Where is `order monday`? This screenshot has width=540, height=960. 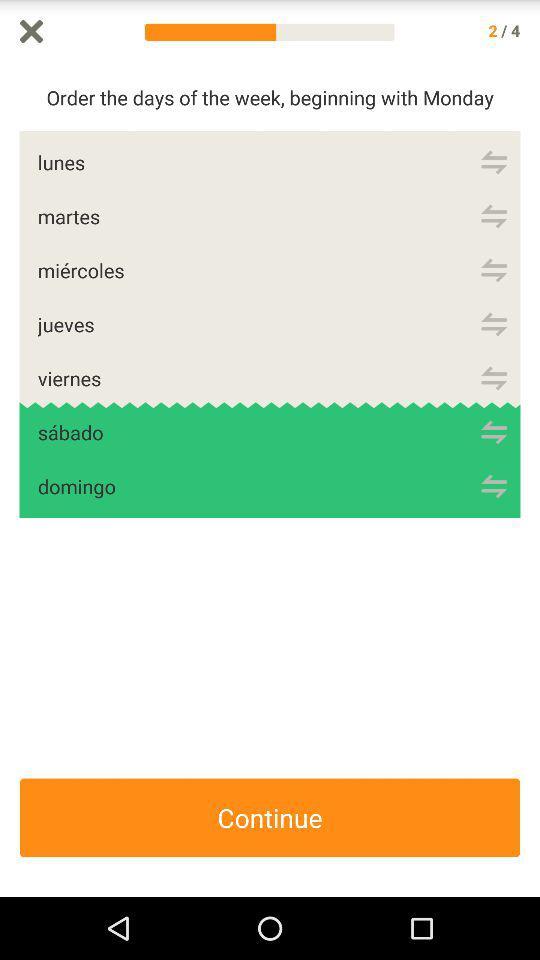
order monday is located at coordinates (493, 161).